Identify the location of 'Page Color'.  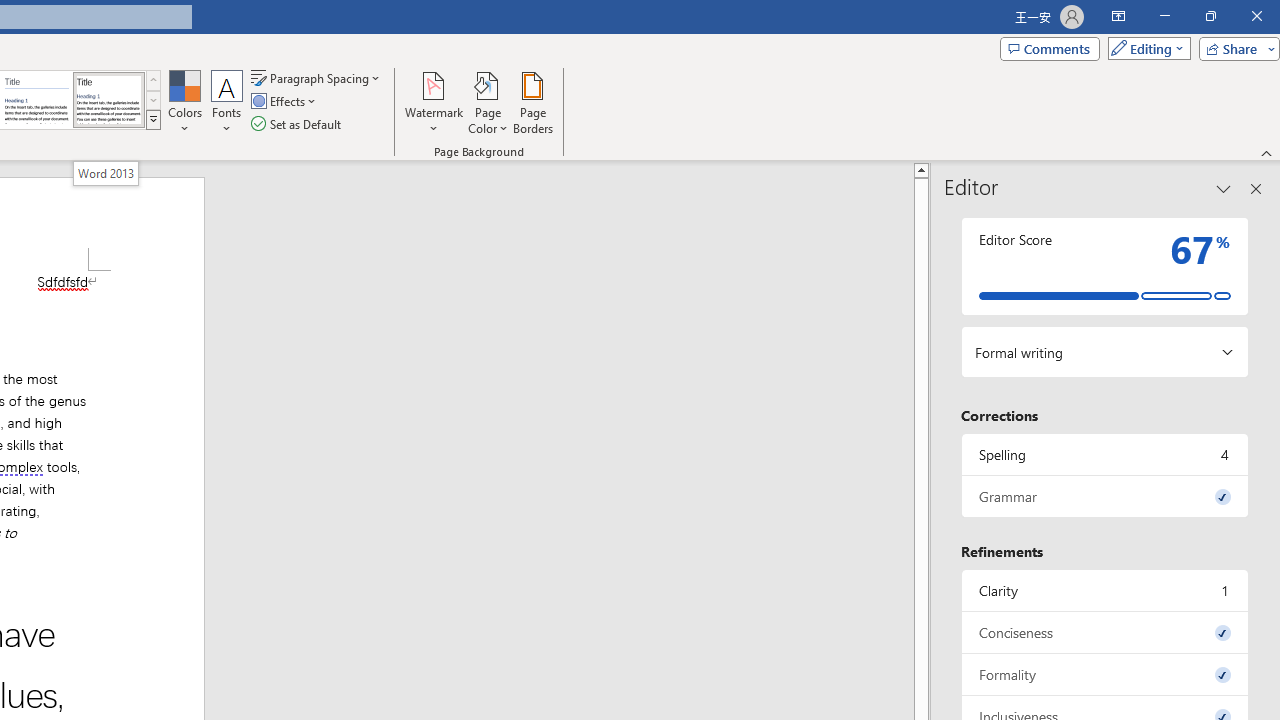
(488, 103).